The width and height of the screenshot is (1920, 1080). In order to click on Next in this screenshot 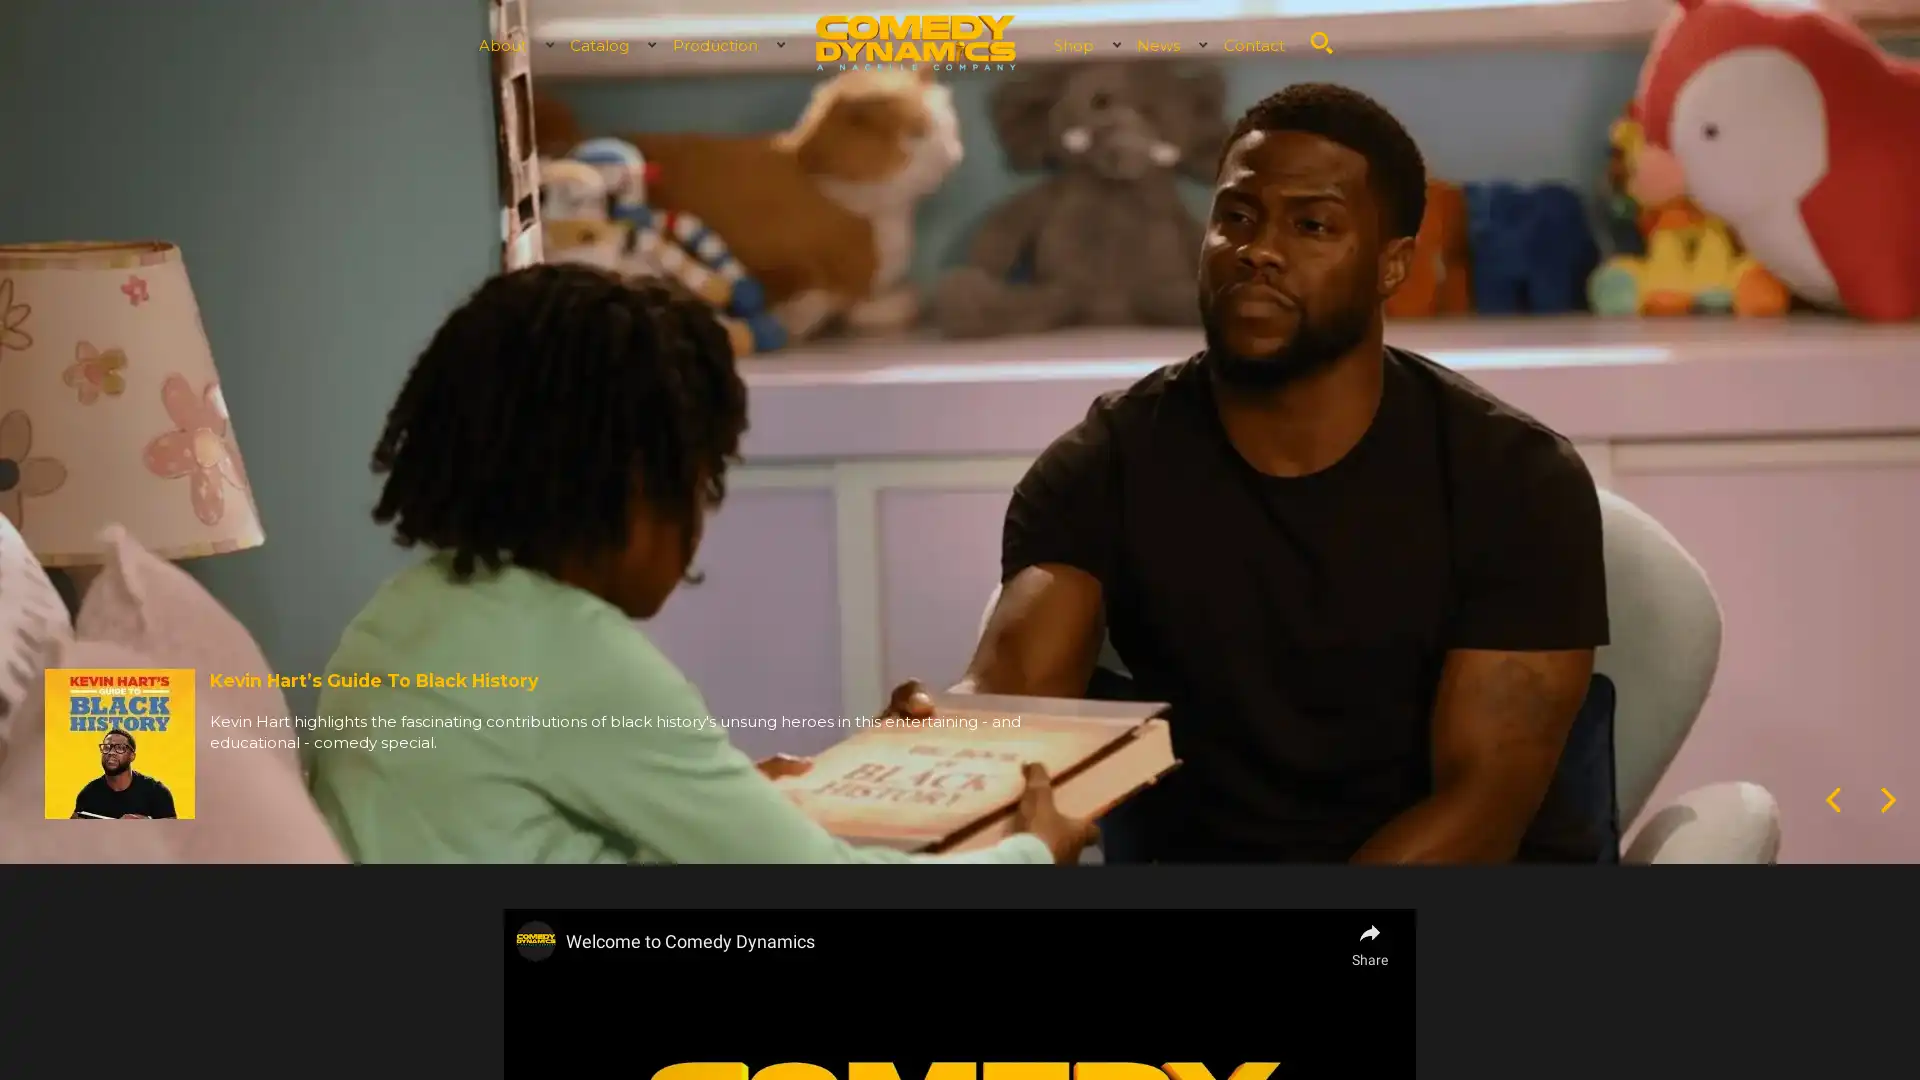, I will do `click(1885, 798)`.